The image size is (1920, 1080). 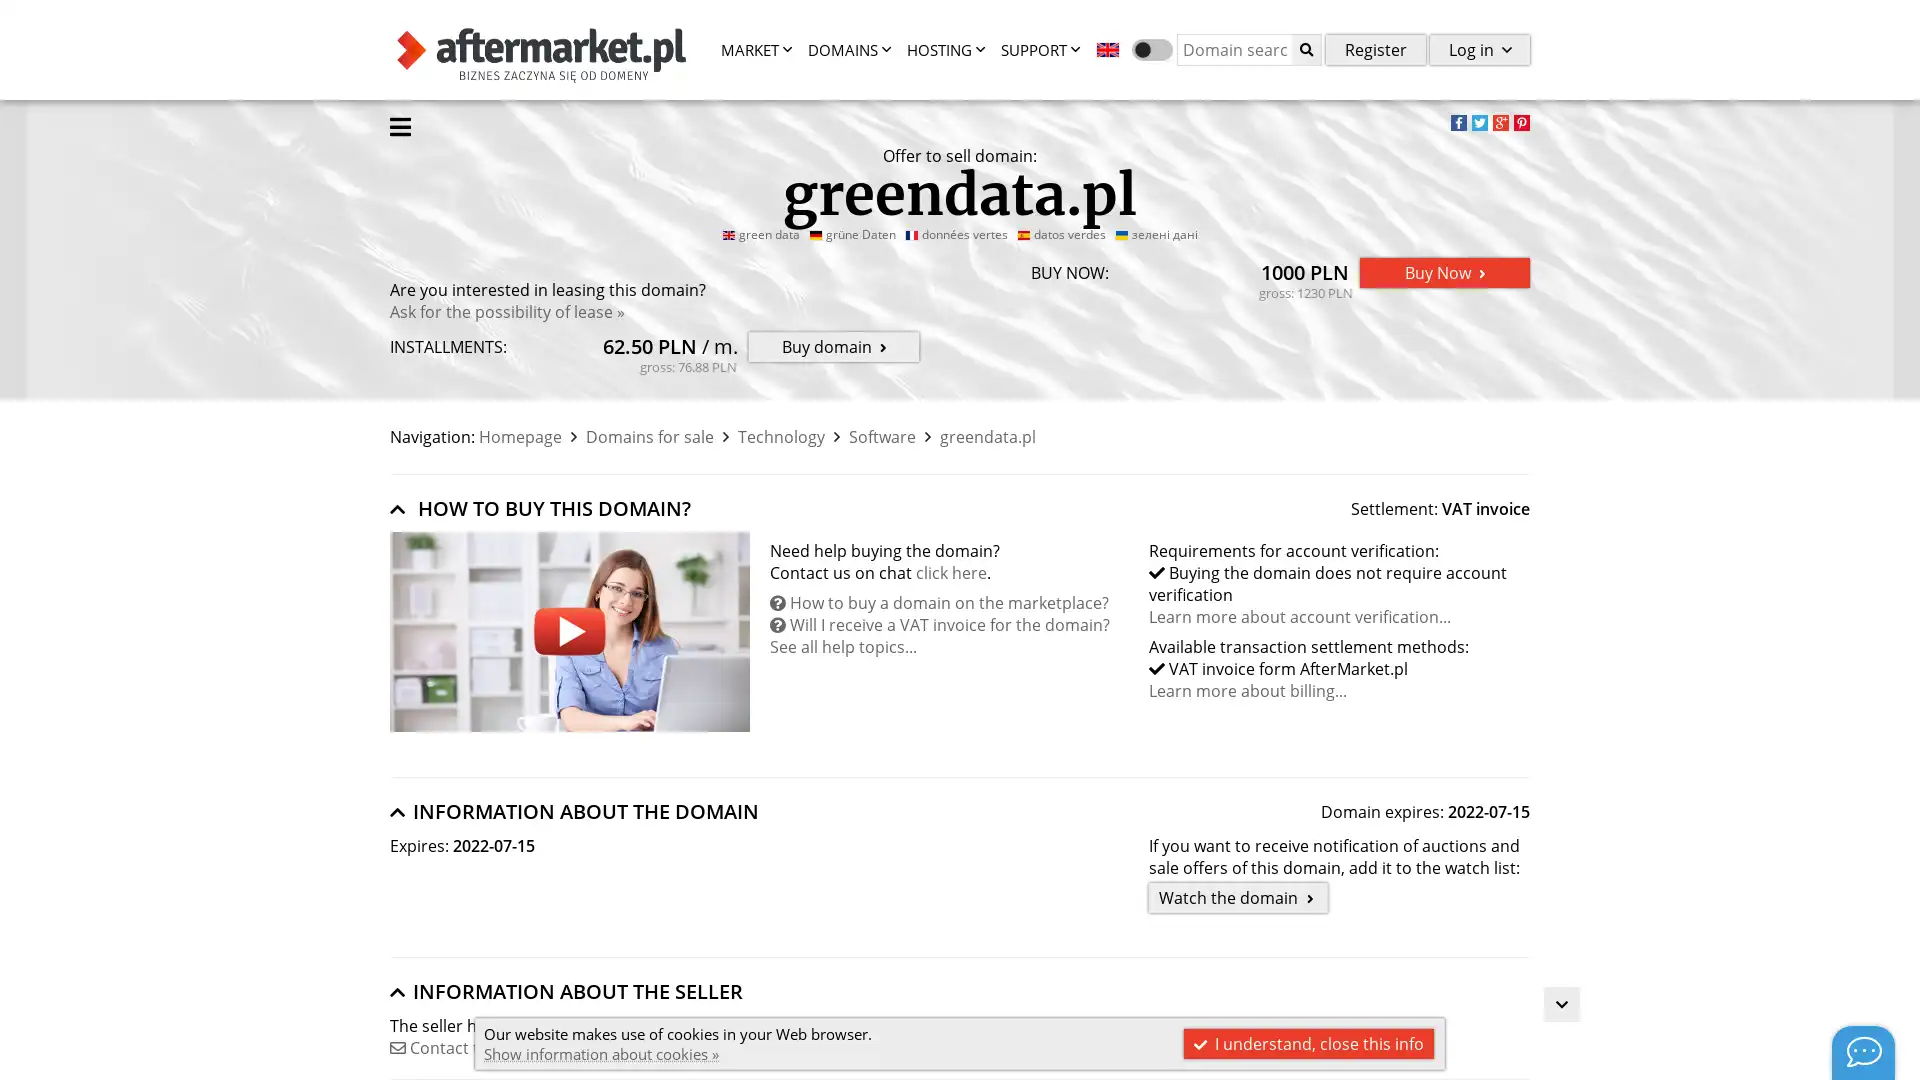 I want to click on Log in, so click(x=1479, y=48).